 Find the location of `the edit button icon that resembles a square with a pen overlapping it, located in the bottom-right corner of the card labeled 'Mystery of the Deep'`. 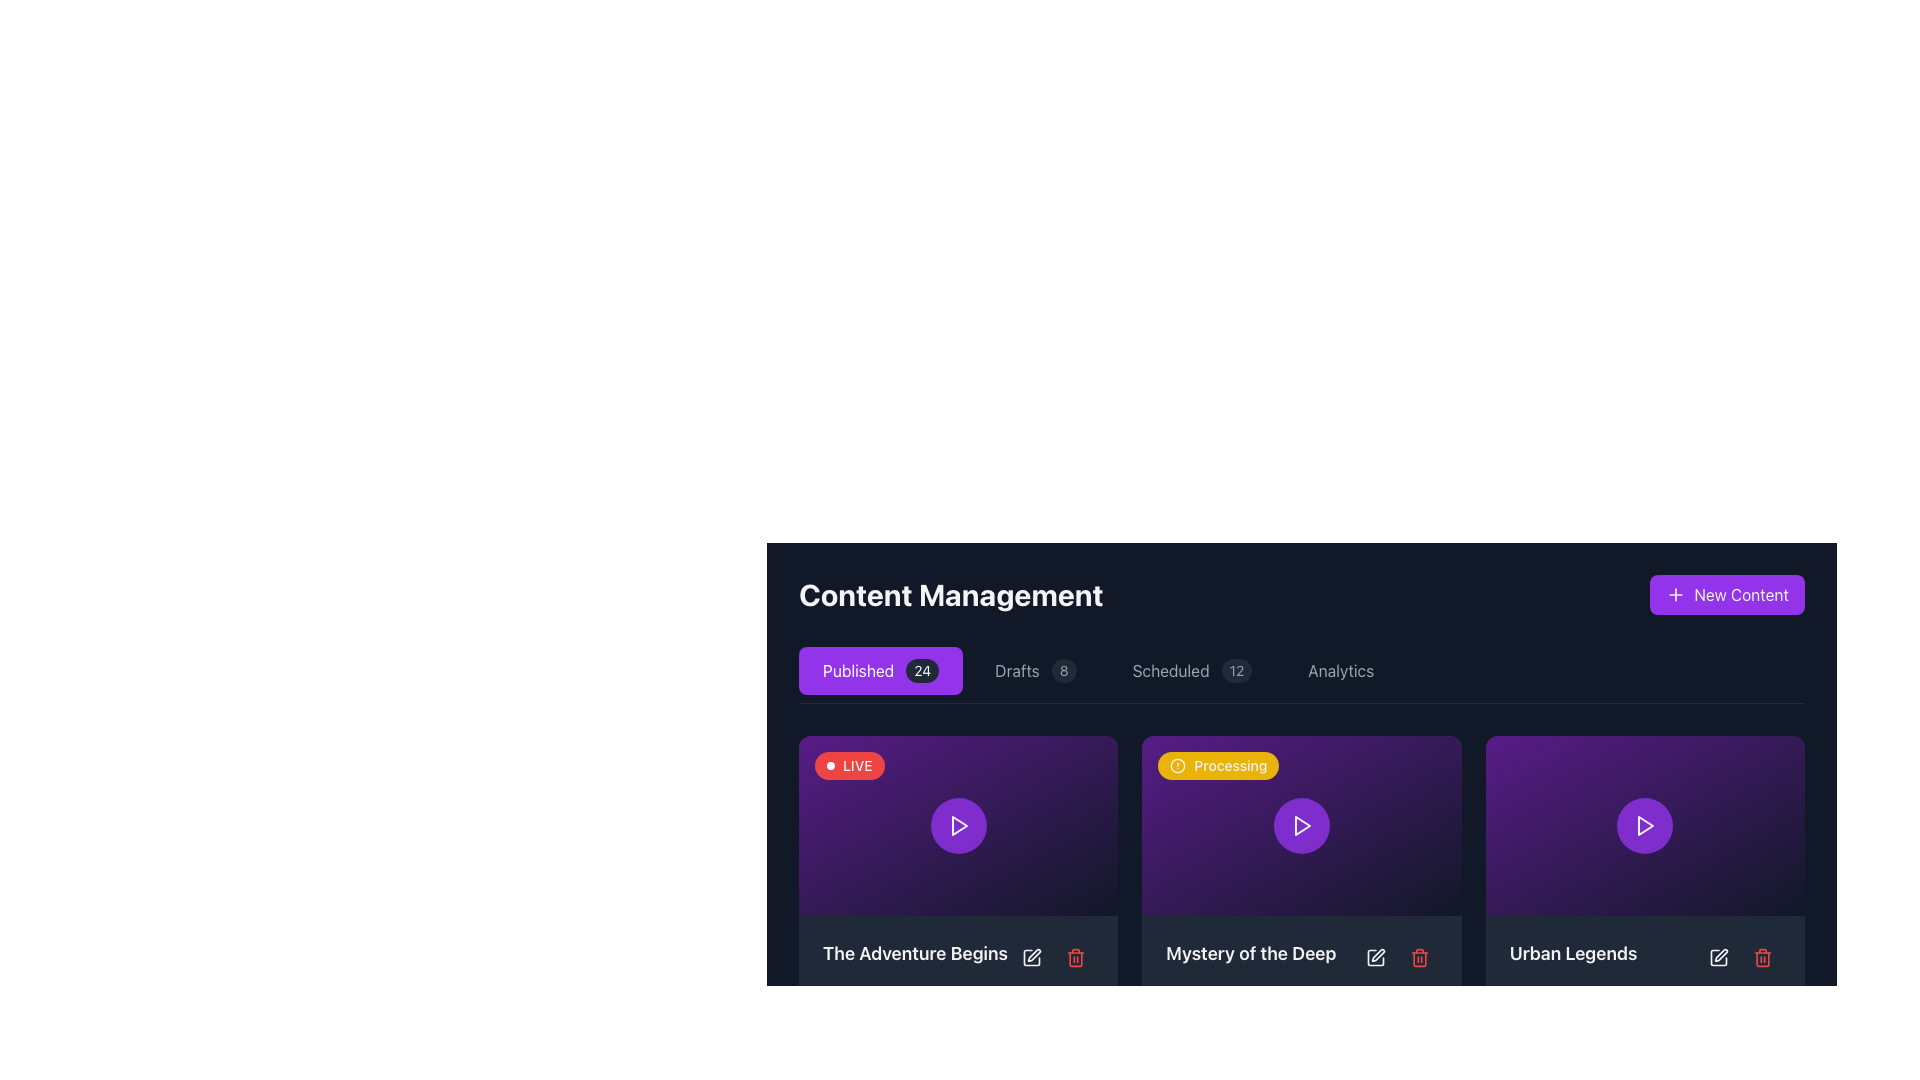

the edit button icon that resembles a square with a pen overlapping it, located in the bottom-right corner of the card labeled 'Mystery of the Deep' is located at coordinates (1374, 956).